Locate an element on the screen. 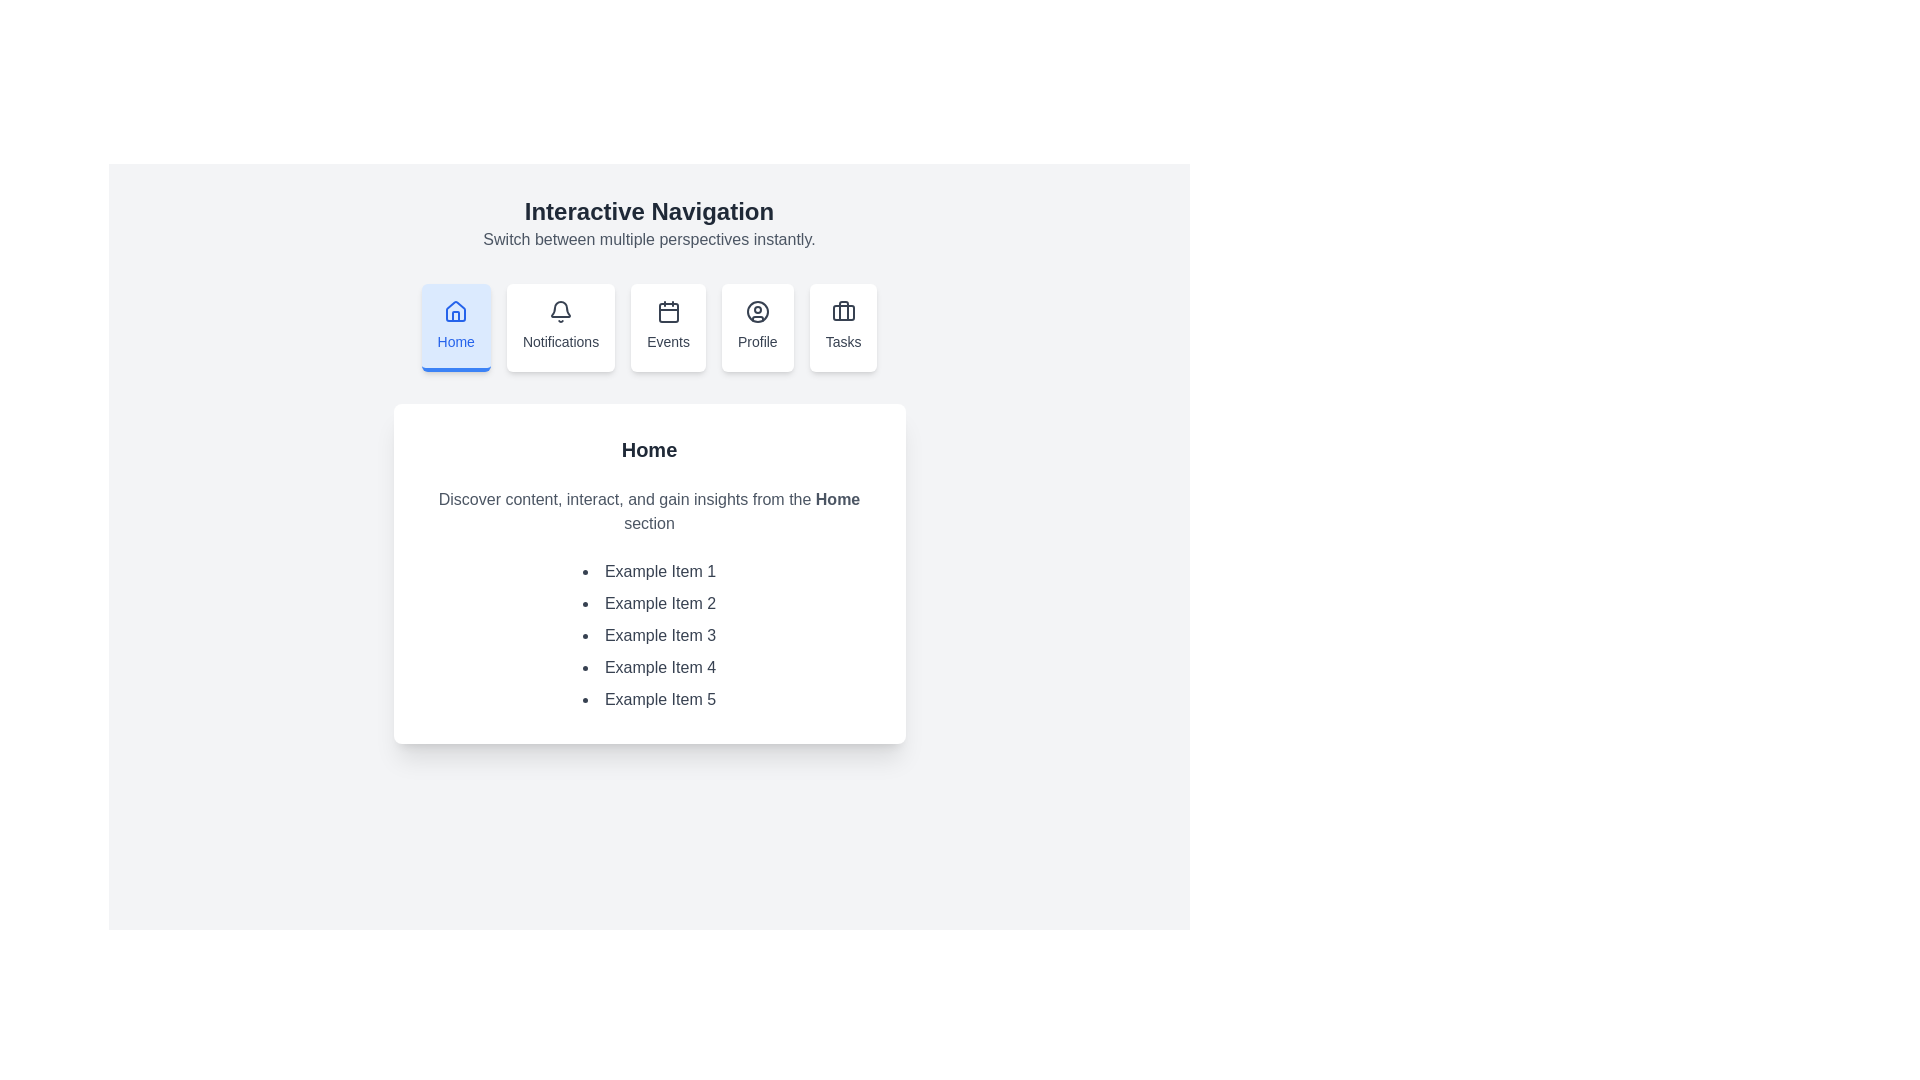  the label for the navigation button that directs users to the notifications or alerts section, which is located under the bell icon and is part of a card-like button structure in the navigation section is located at coordinates (560, 341).